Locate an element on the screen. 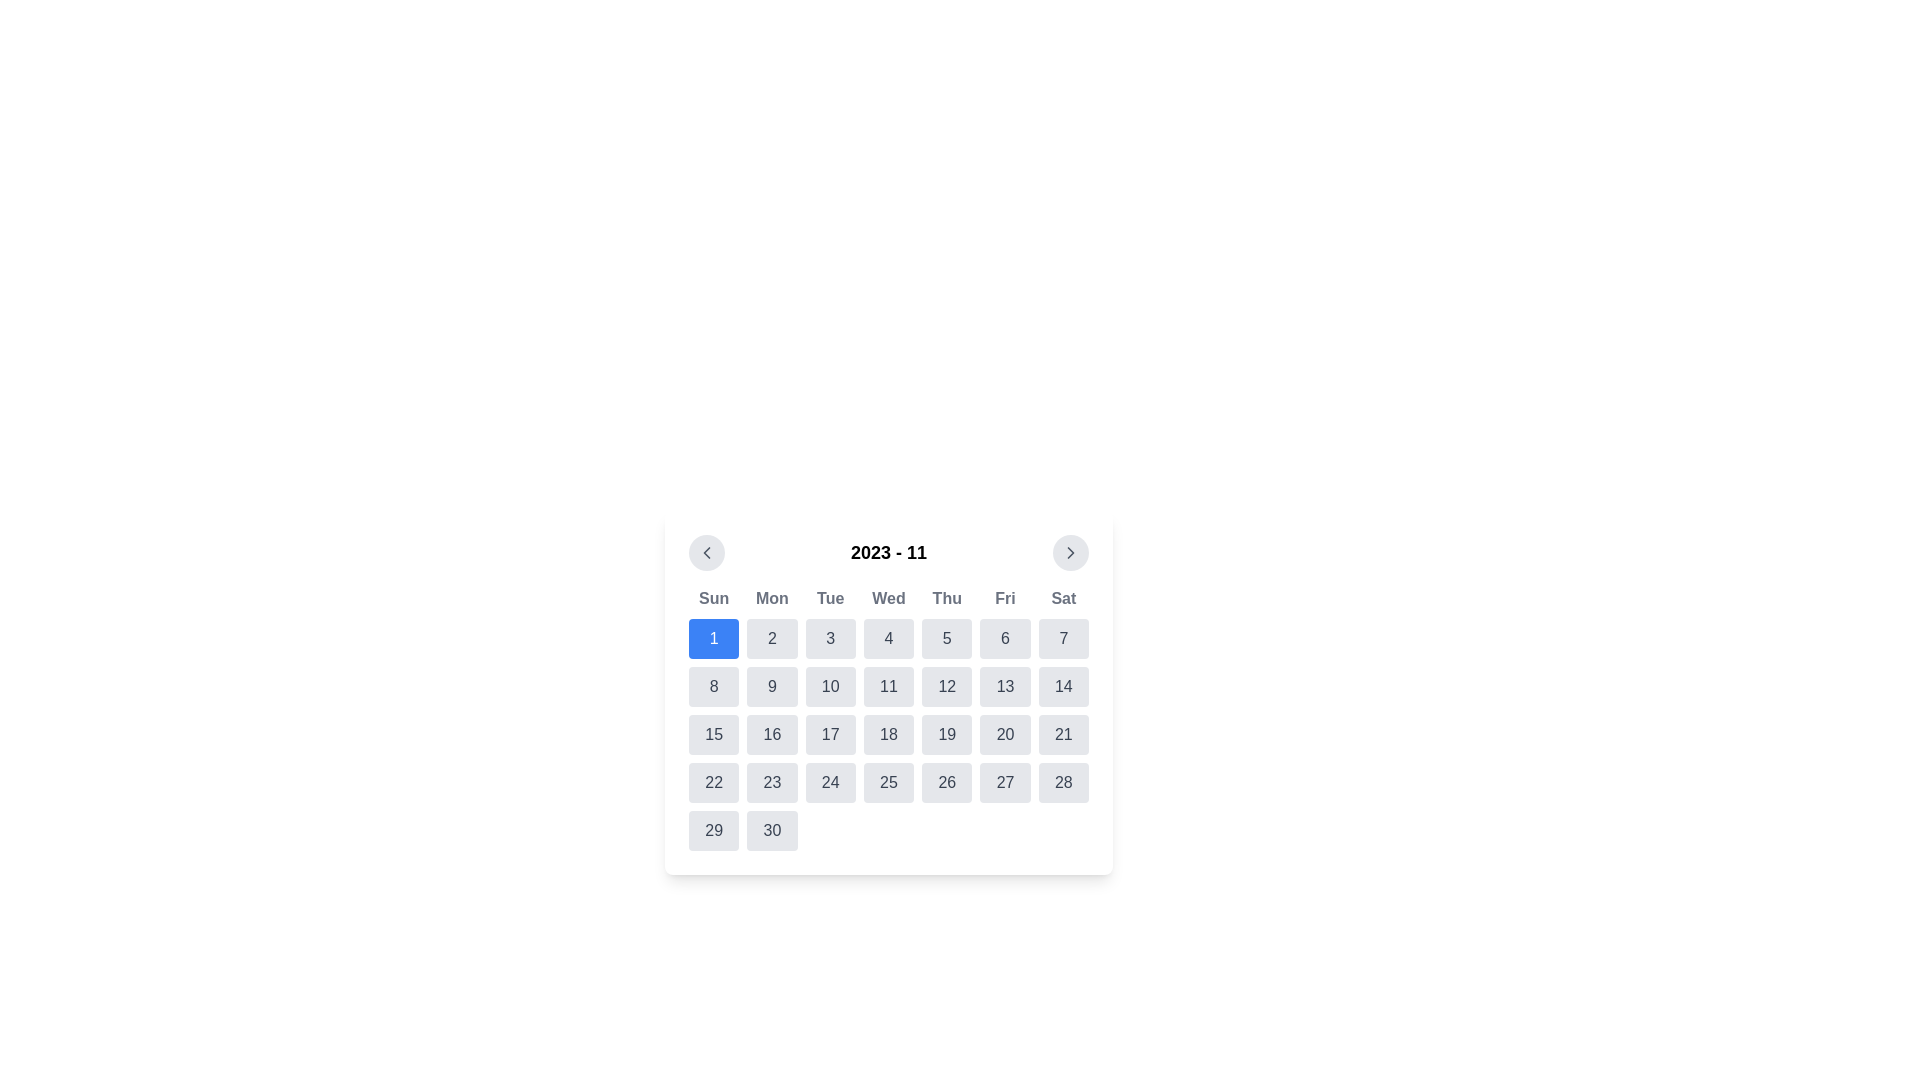 Image resolution: width=1920 pixels, height=1080 pixels. the row of textual headers displaying the abbreviated days of the week for the calendar interface, located beneath the title '2023 - 11' is located at coordinates (887, 597).